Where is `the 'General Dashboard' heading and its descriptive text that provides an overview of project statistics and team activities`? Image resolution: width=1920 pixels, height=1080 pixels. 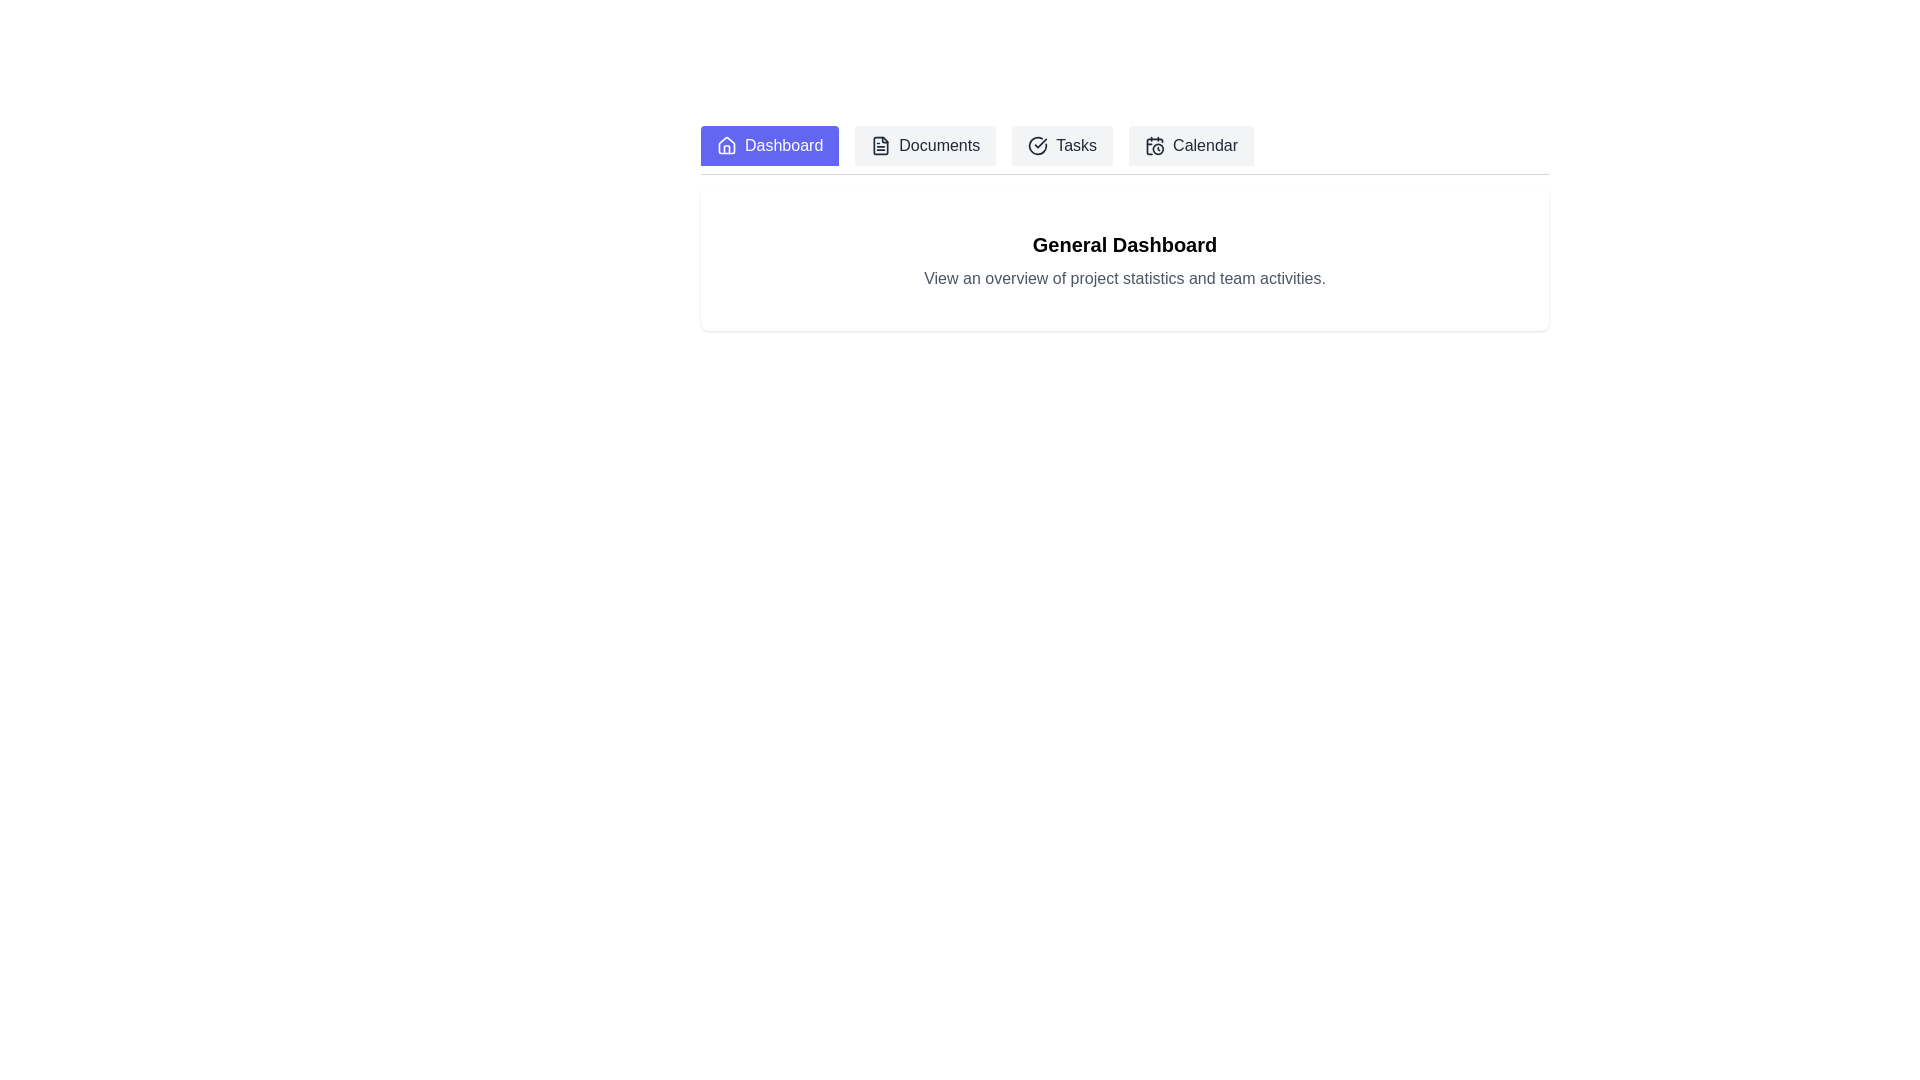 the 'General Dashboard' heading and its descriptive text that provides an overview of project statistics and team activities is located at coordinates (1124, 260).